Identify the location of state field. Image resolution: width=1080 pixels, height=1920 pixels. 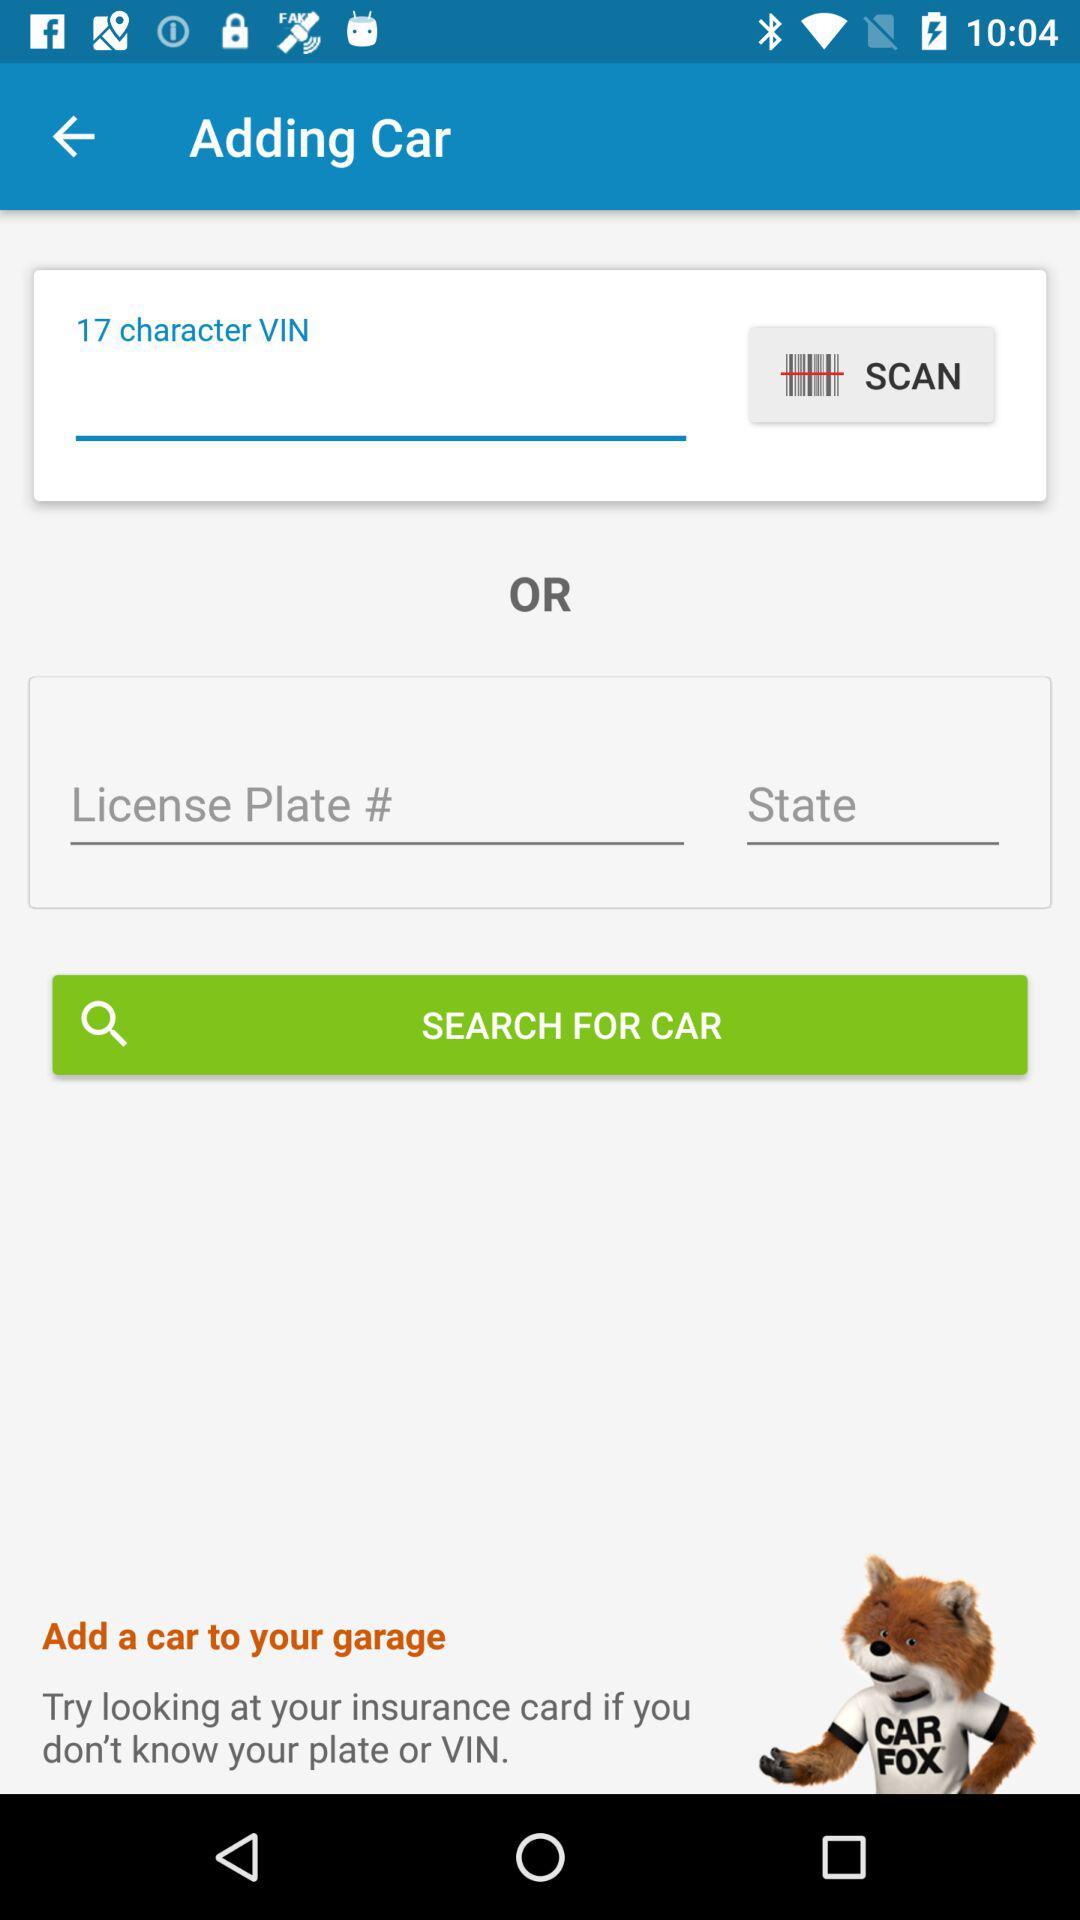
(871, 806).